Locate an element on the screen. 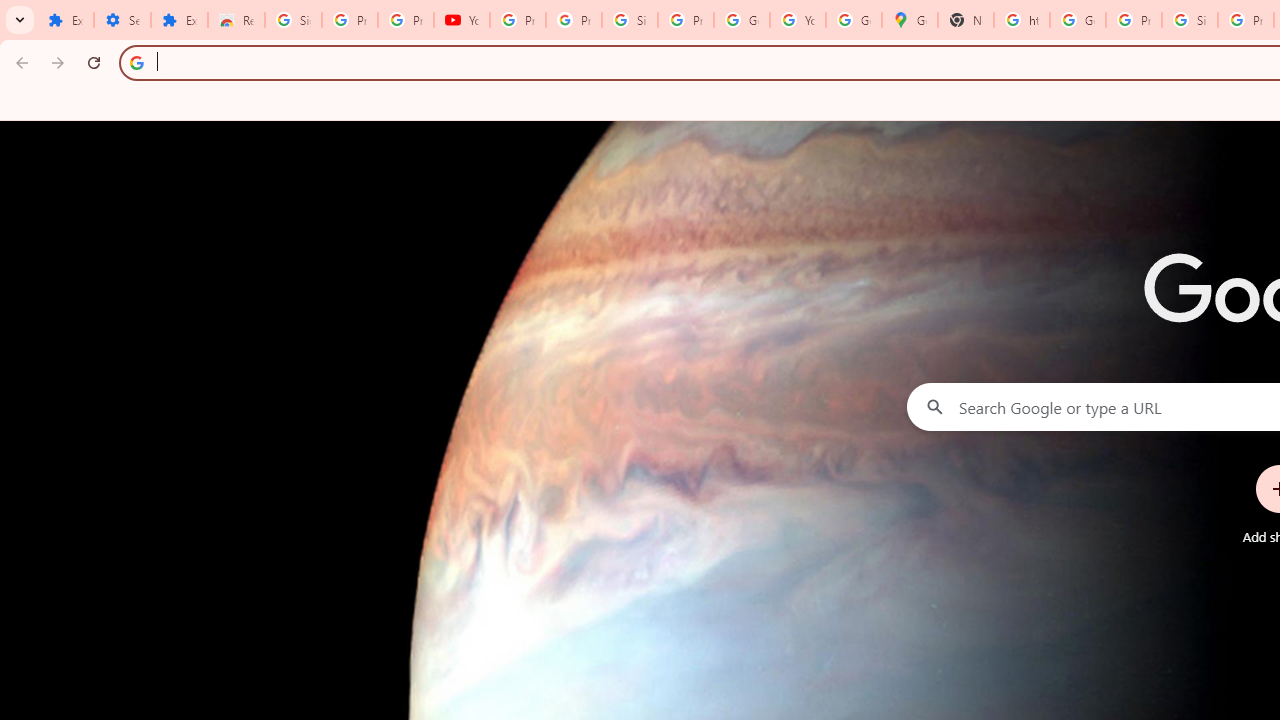 The width and height of the screenshot is (1280, 720). 'New Tab' is located at coordinates (966, 20).